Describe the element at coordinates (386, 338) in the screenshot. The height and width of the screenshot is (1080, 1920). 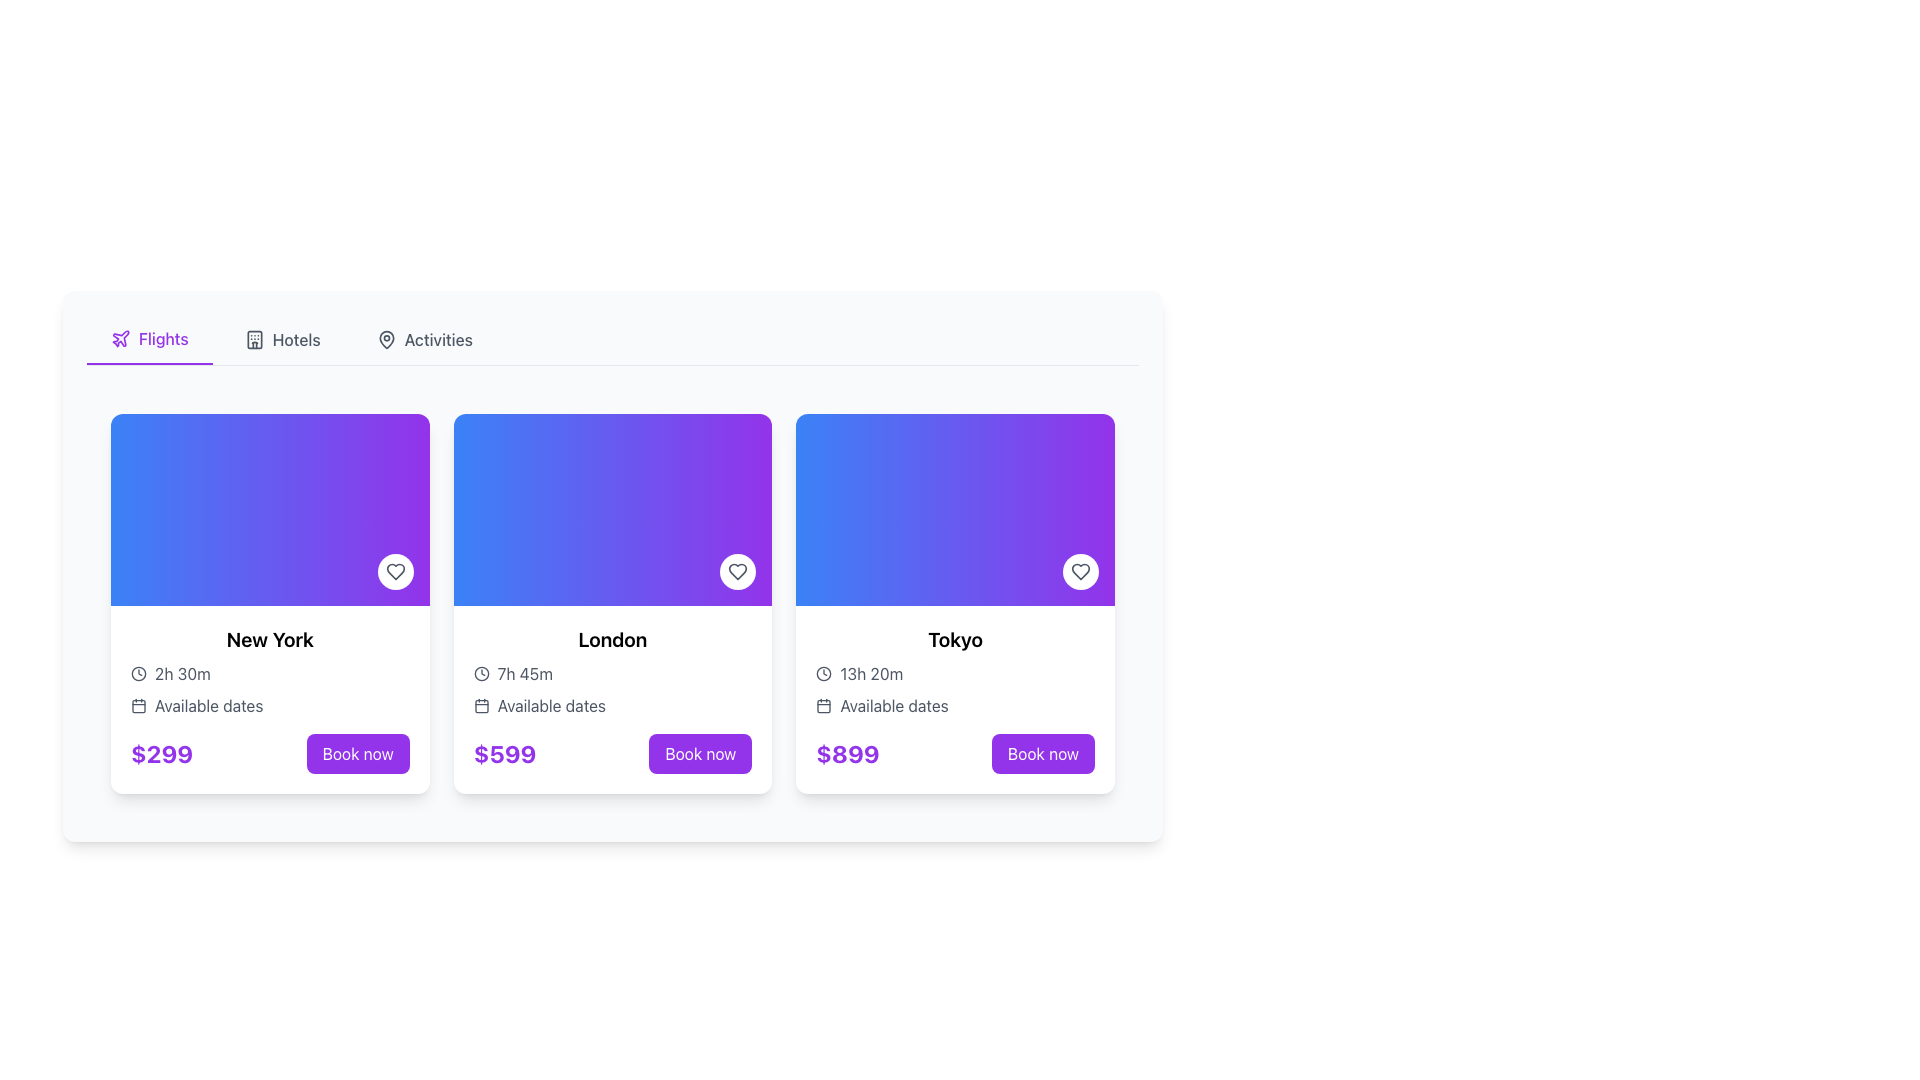
I see `the Activities icon located in the header menu bar, which visually represents the Activities category next to its text label` at that location.